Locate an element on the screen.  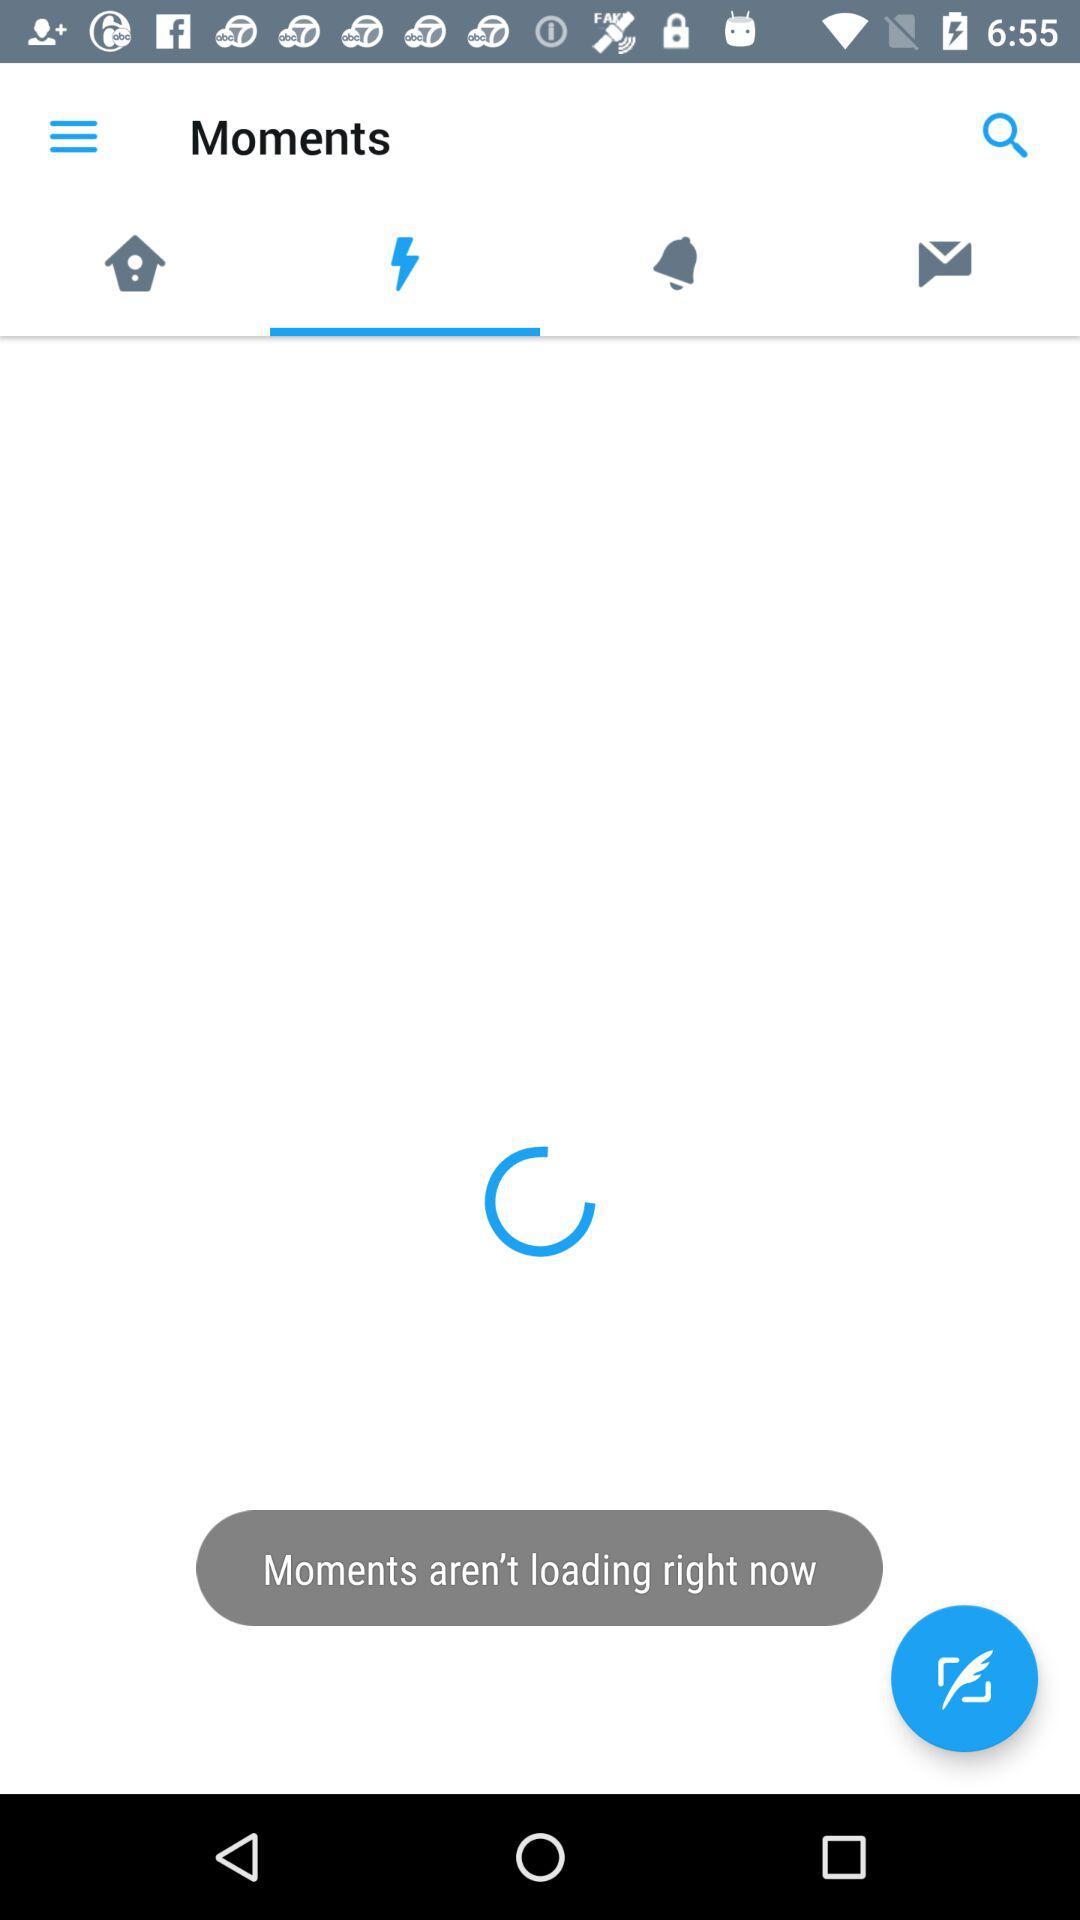
the edit icon is located at coordinates (963, 1678).